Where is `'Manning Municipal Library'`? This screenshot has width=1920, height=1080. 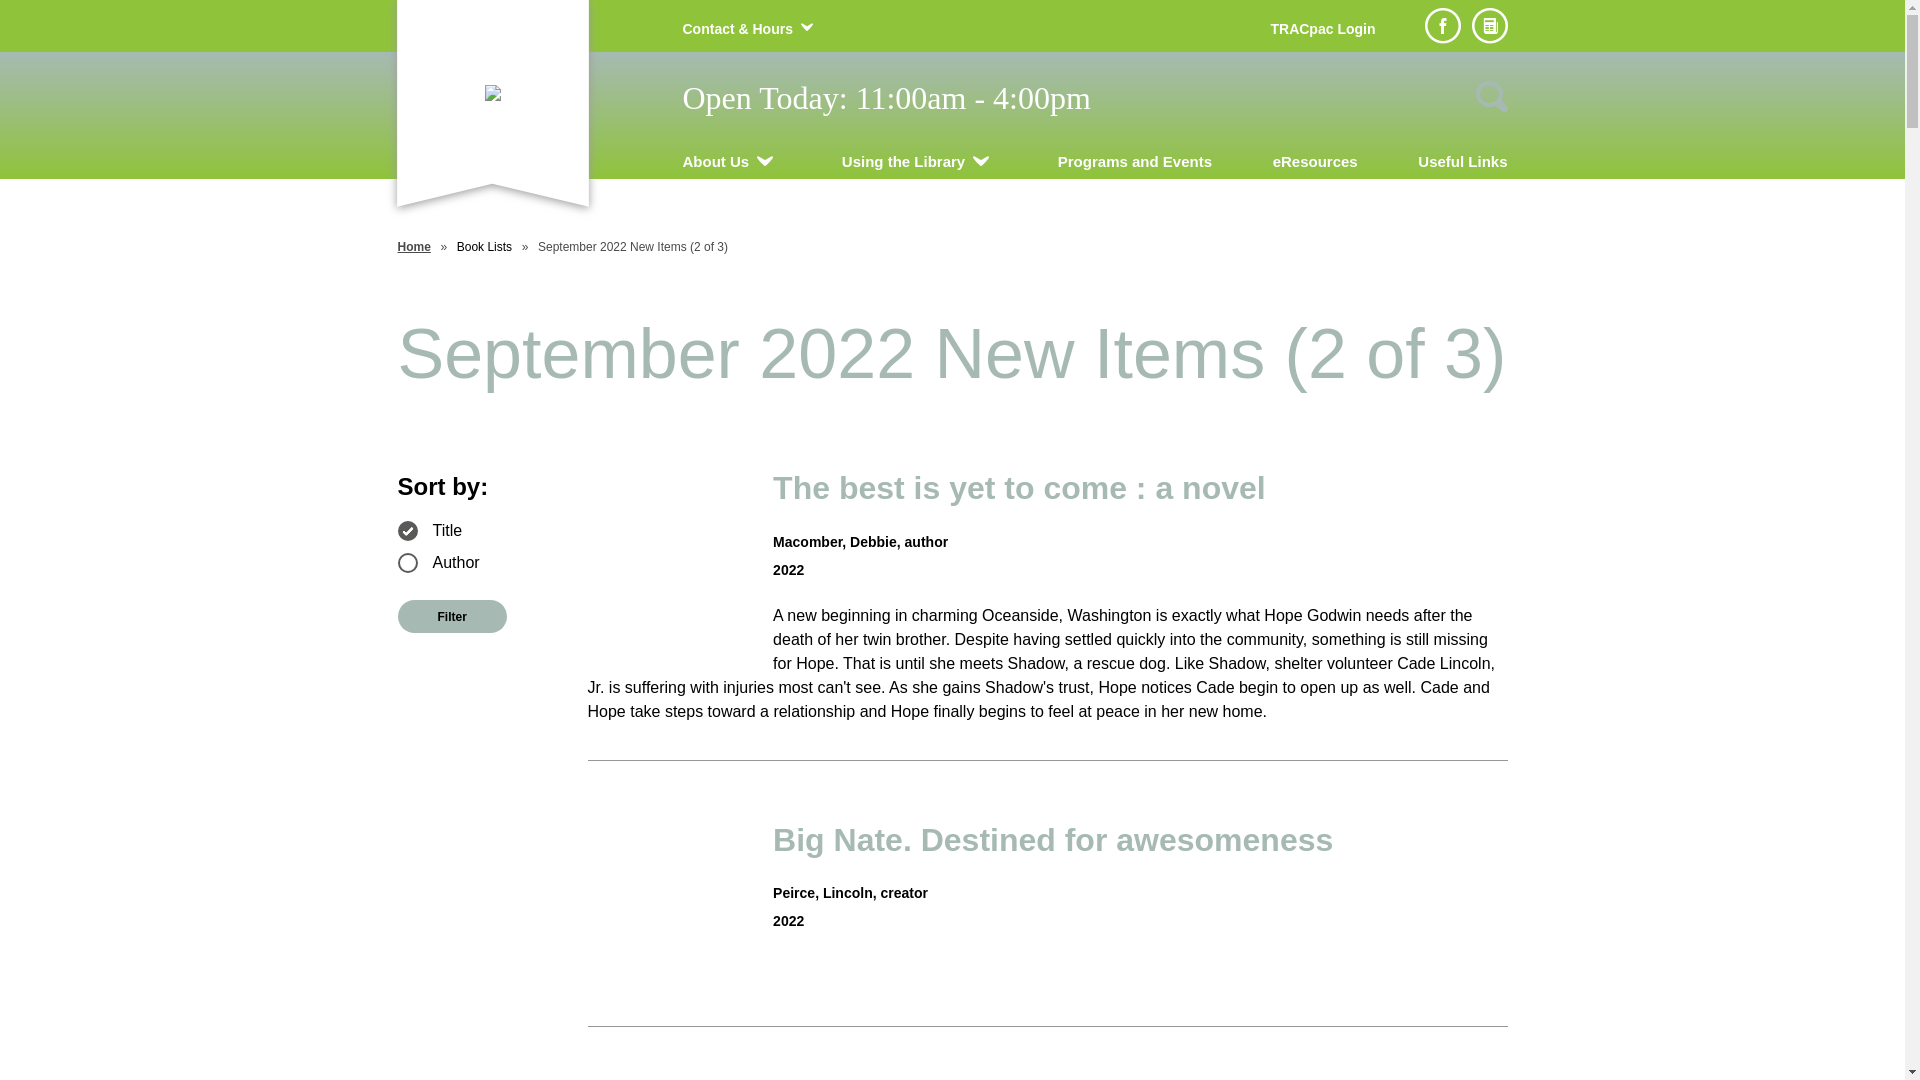 'Manning Municipal Library' is located at coordinates (491, 92).